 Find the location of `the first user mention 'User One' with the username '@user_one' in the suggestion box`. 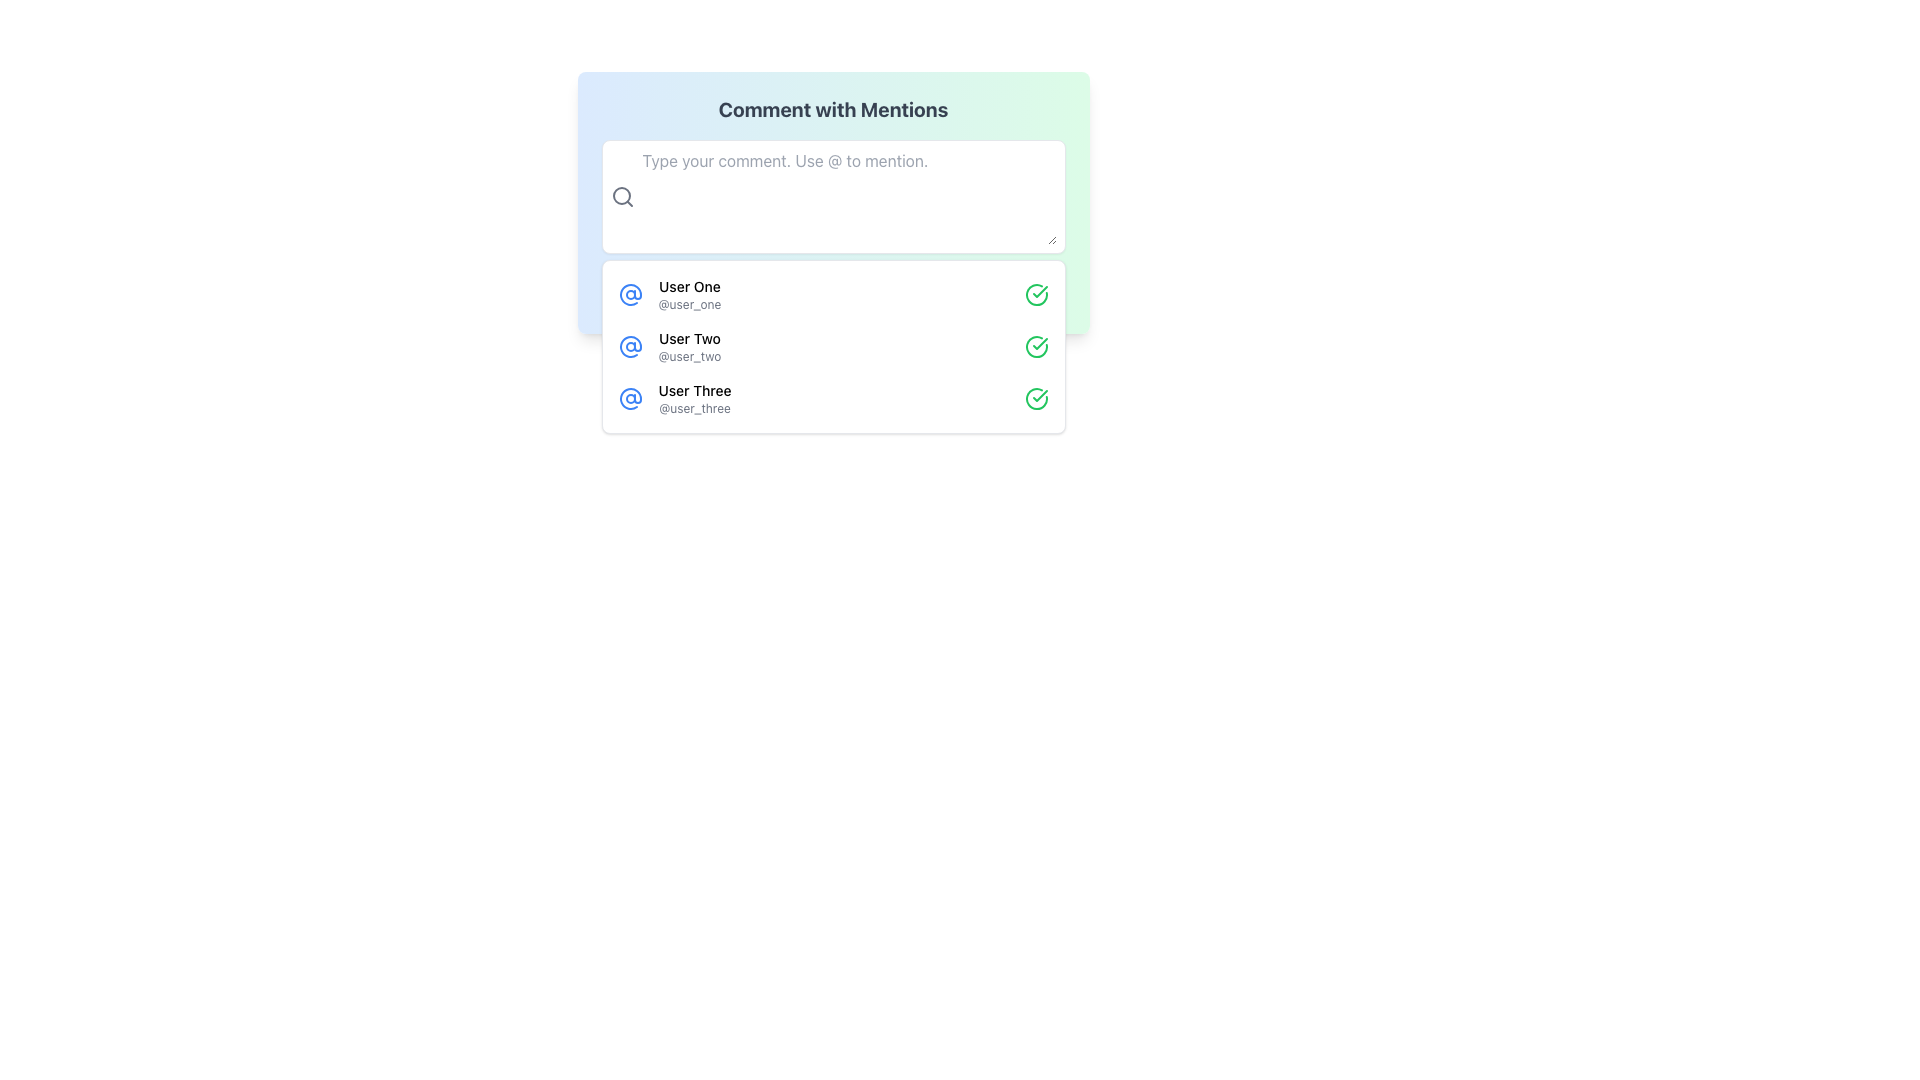

the first user mention 'User One' with the username '@user_one' in the suggestion box is located at coordinates (690, 294).